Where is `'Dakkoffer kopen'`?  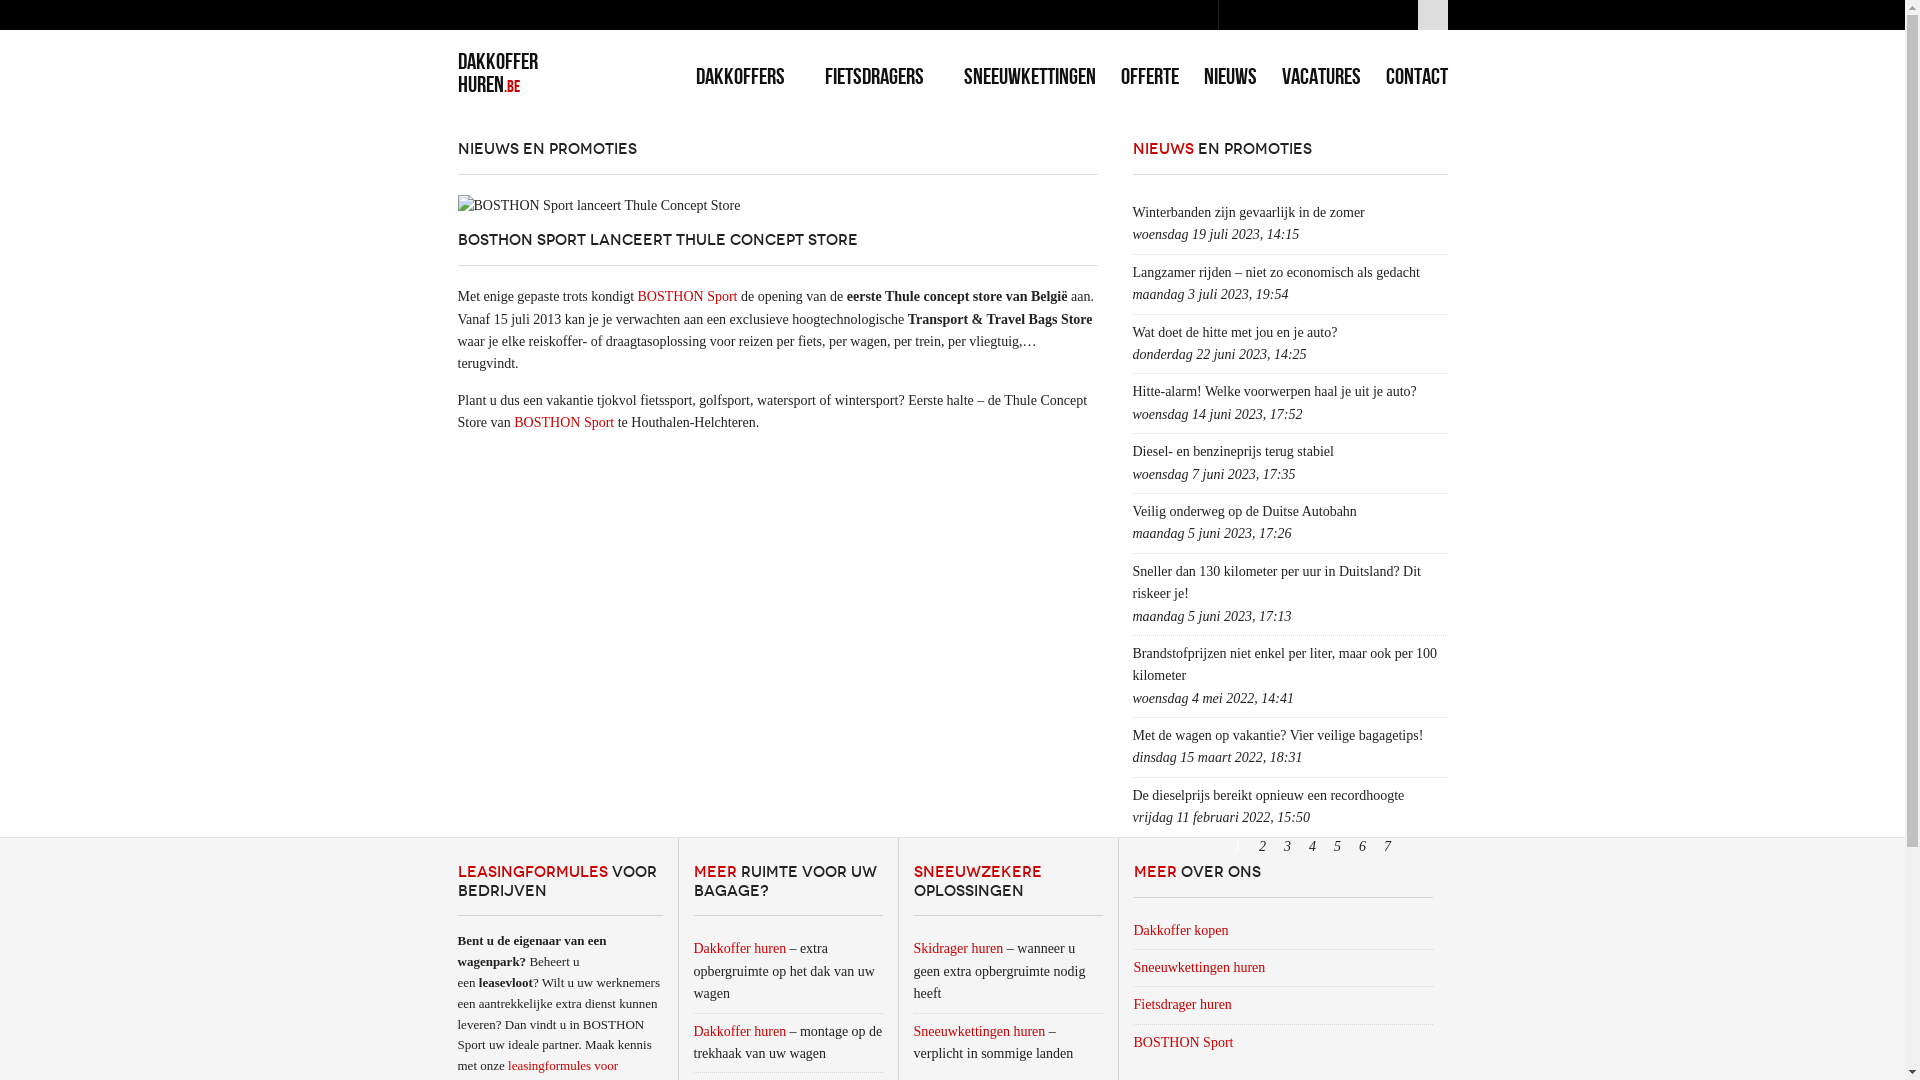
'Dakkoffer kopen' is located at coordinates (1187, 929).